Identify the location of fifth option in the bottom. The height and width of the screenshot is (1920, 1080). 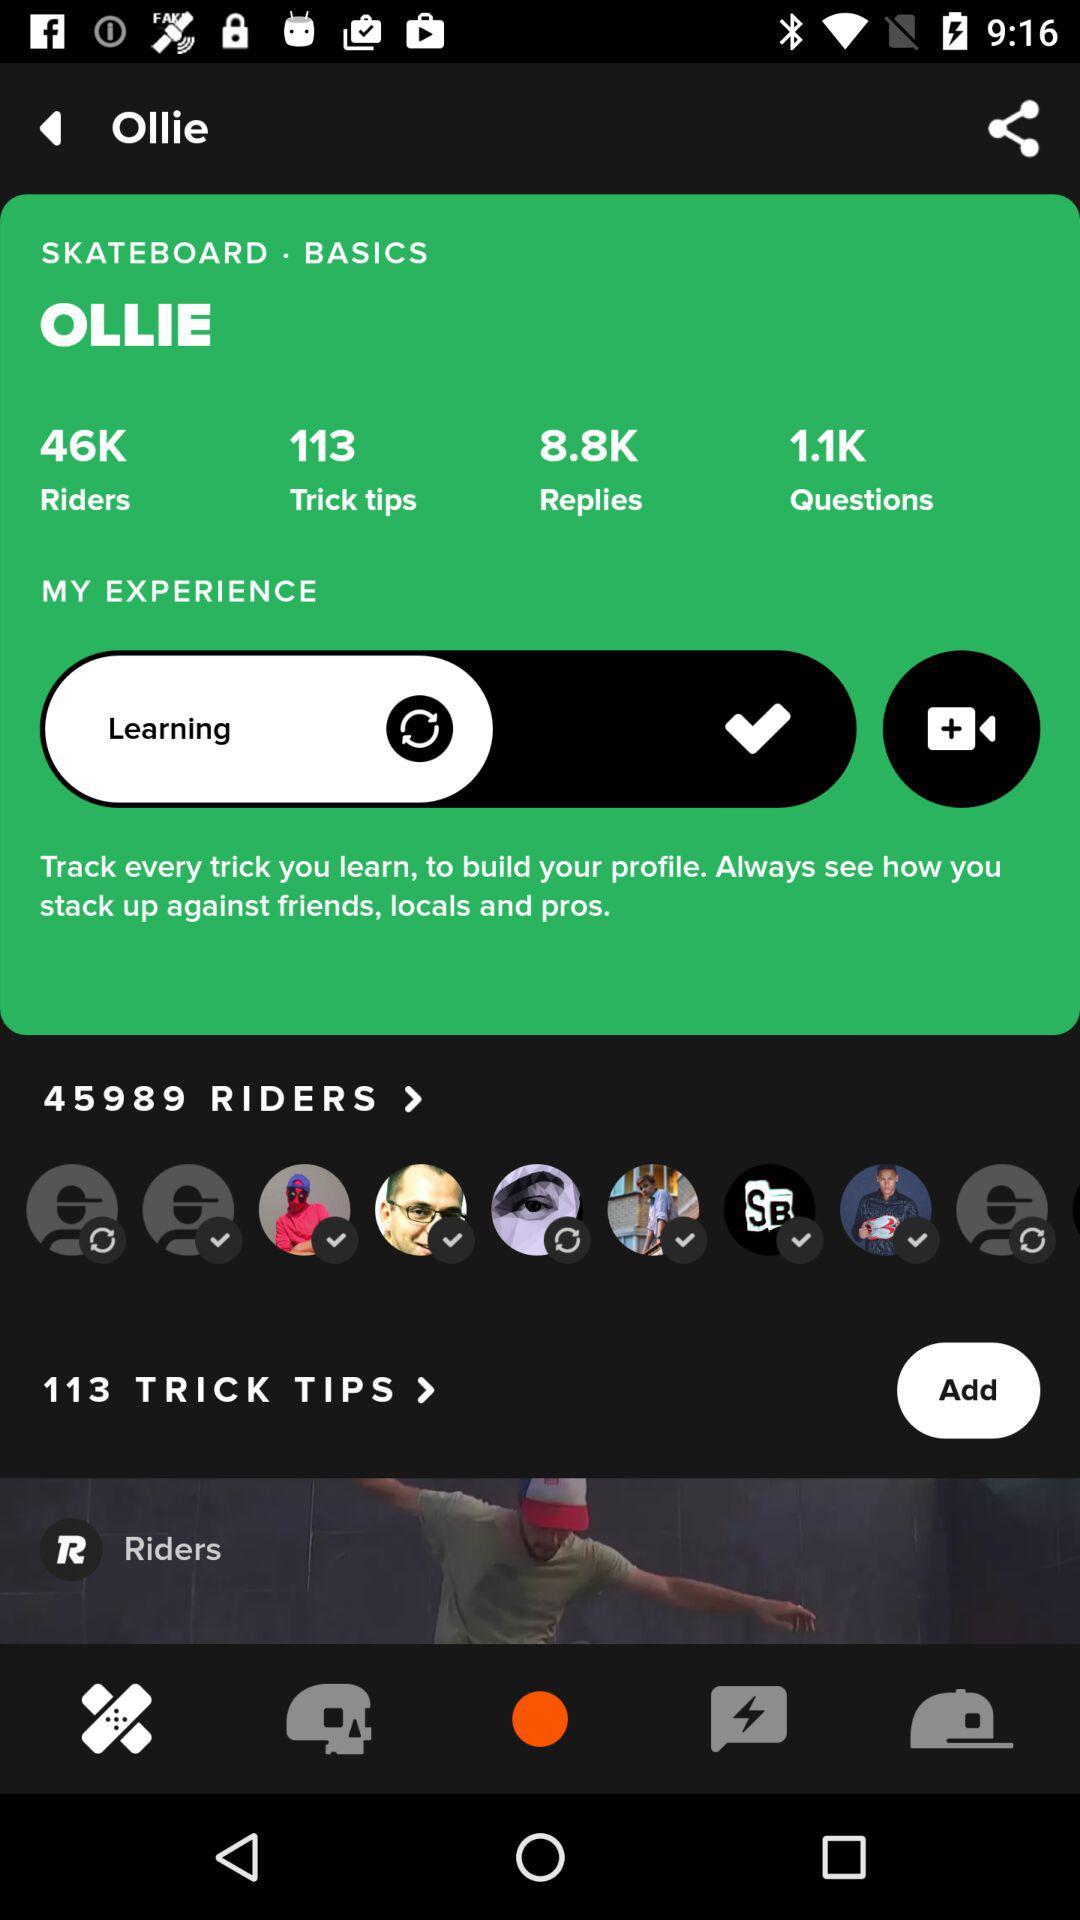
(567, 1239).